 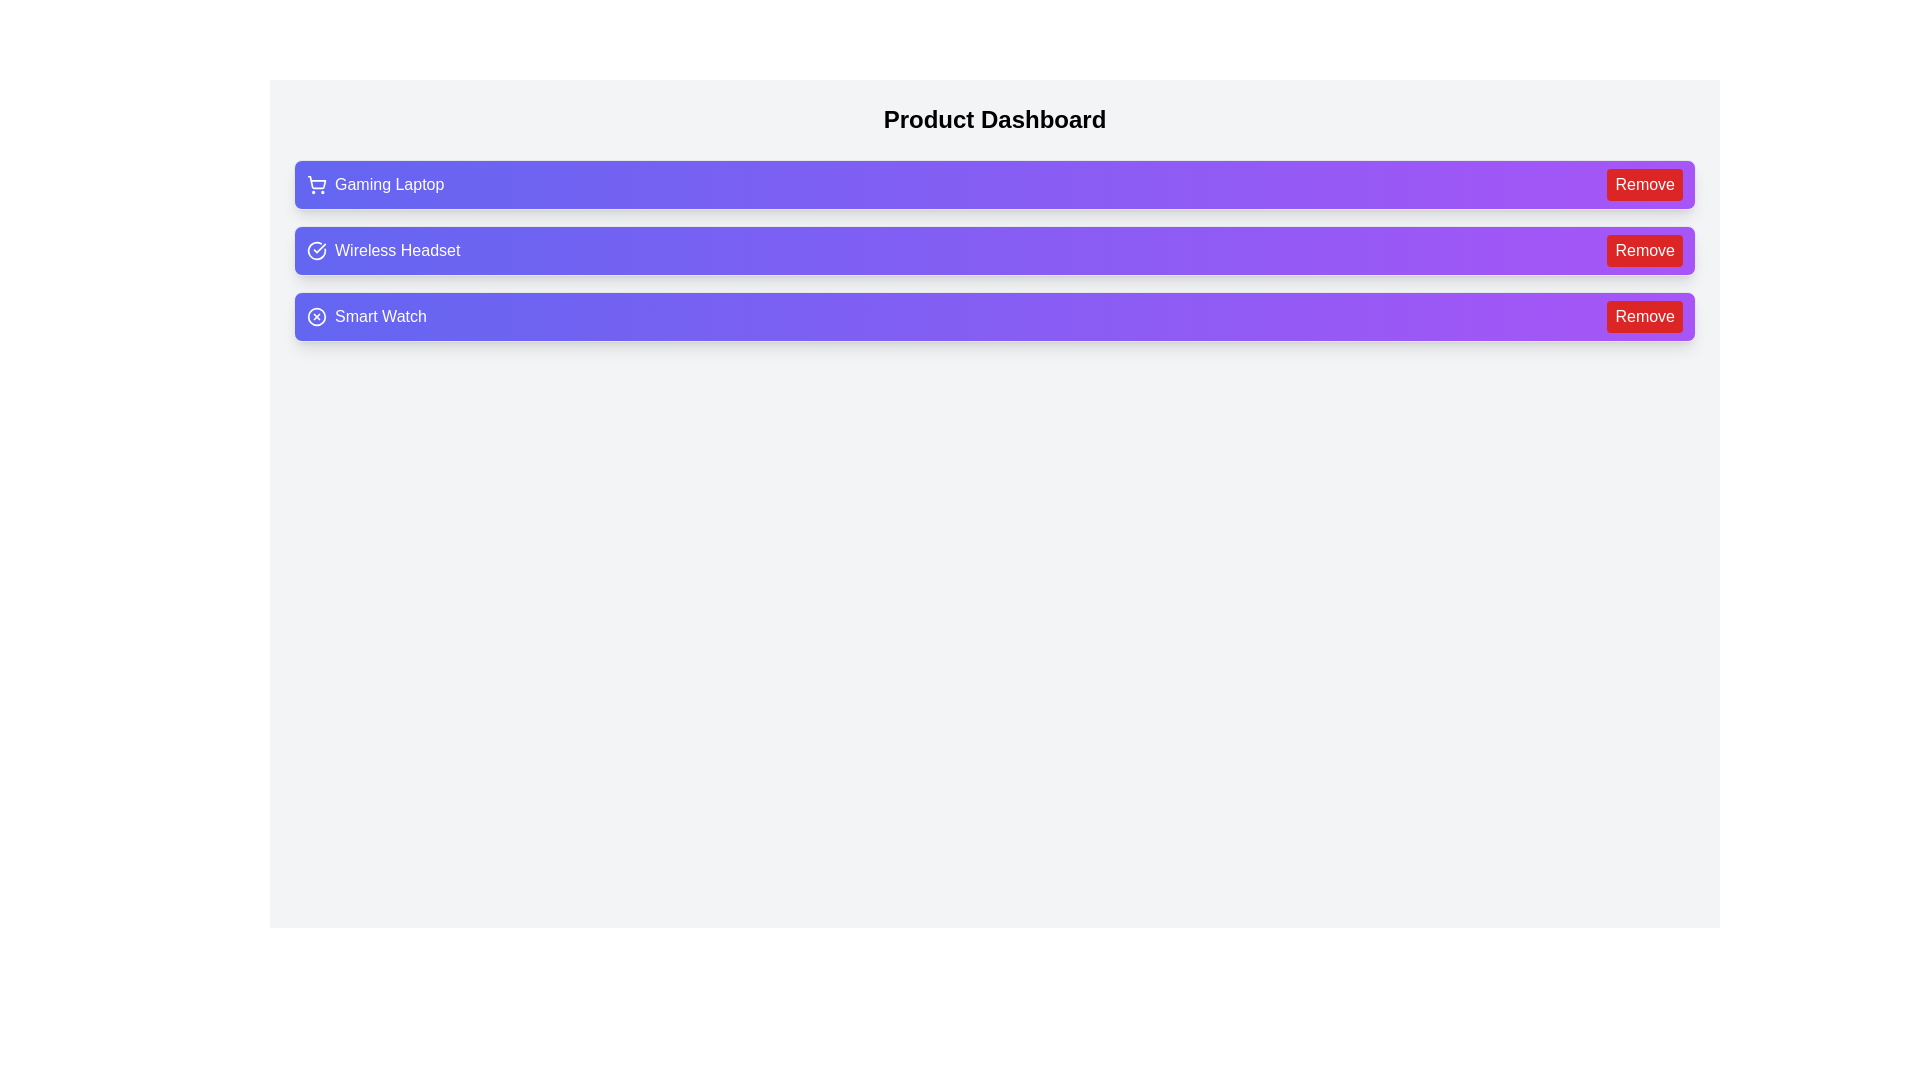 What do you see at coordinates (1645, 315) in the screenshot?
I see `'Remove' button for the product labeled Smart Watch` at bounding box center [1645, 315].